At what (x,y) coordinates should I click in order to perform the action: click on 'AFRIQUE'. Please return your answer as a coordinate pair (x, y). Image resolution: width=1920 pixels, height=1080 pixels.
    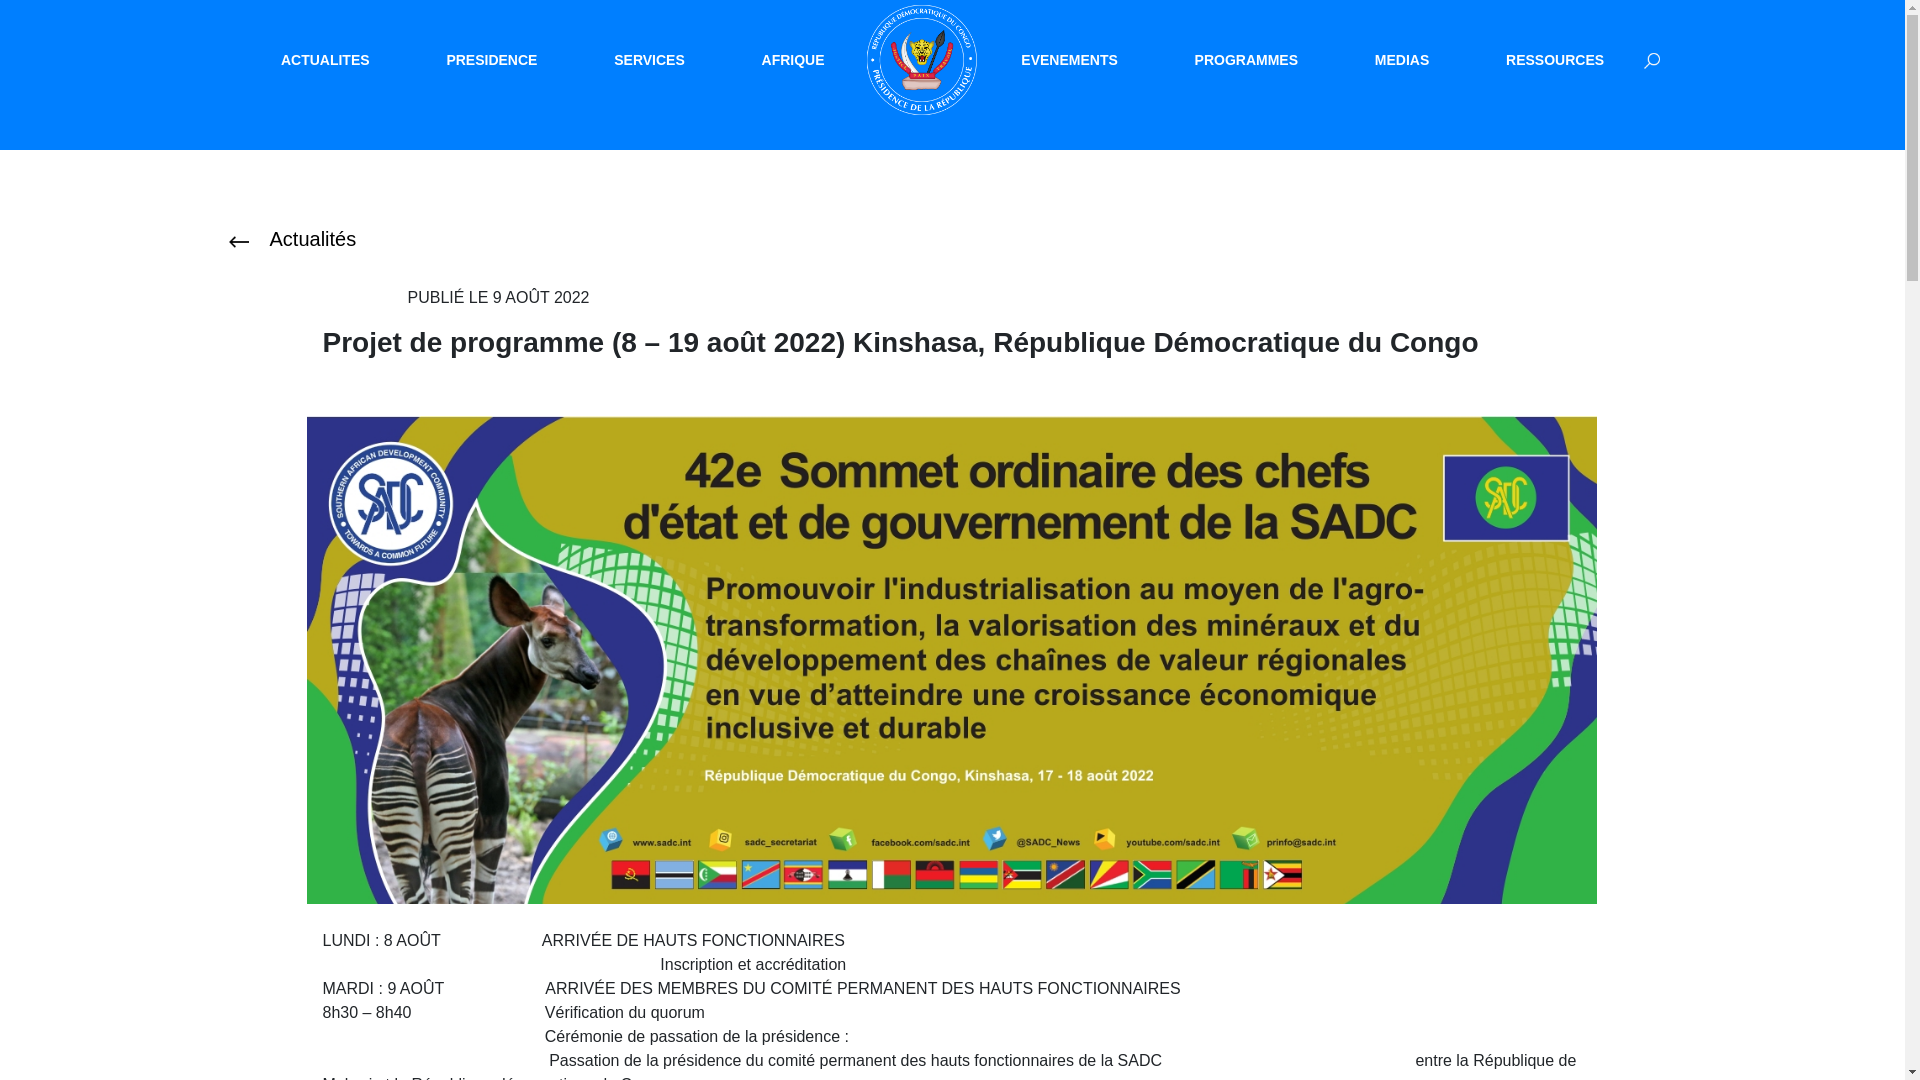
    Looking at the image, I should click on (792, 59).